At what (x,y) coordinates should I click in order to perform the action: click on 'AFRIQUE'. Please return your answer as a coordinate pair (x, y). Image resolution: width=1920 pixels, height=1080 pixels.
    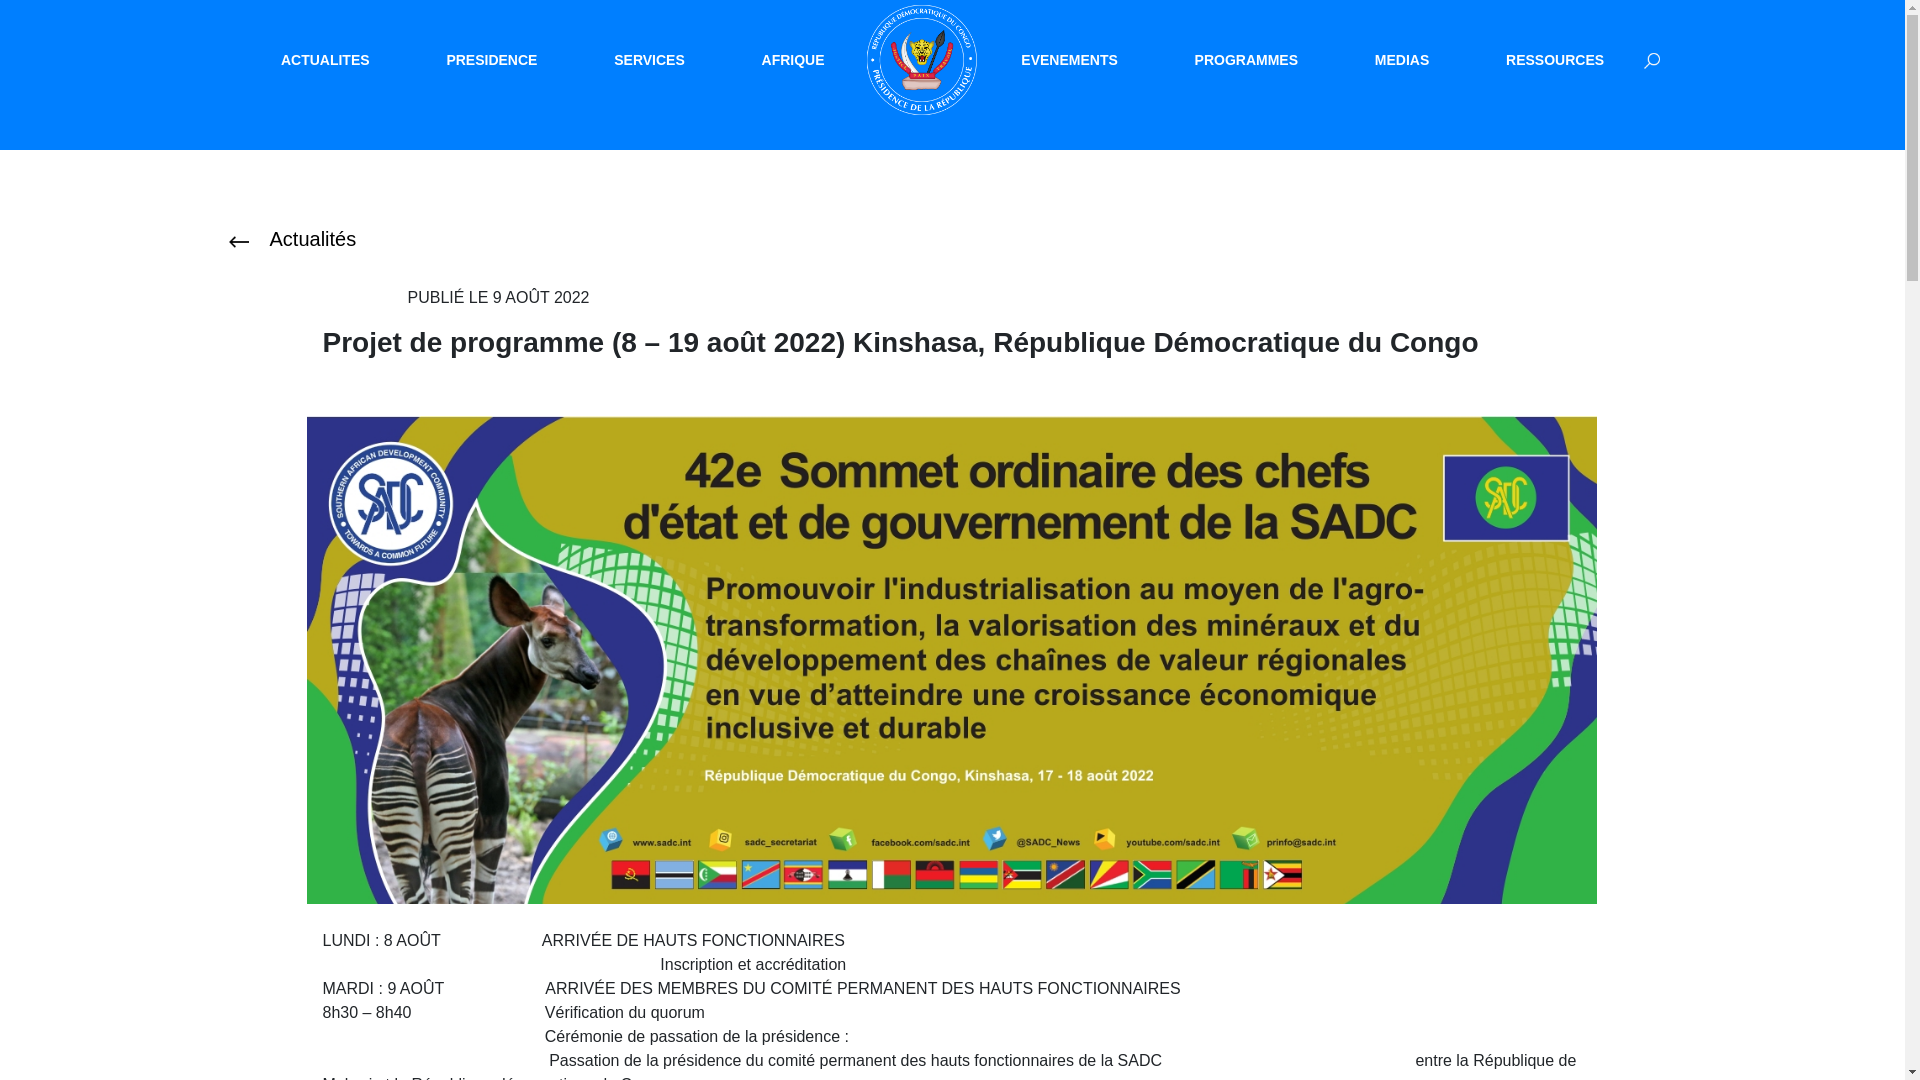
    Looking at the image, I should click on (792, 59).